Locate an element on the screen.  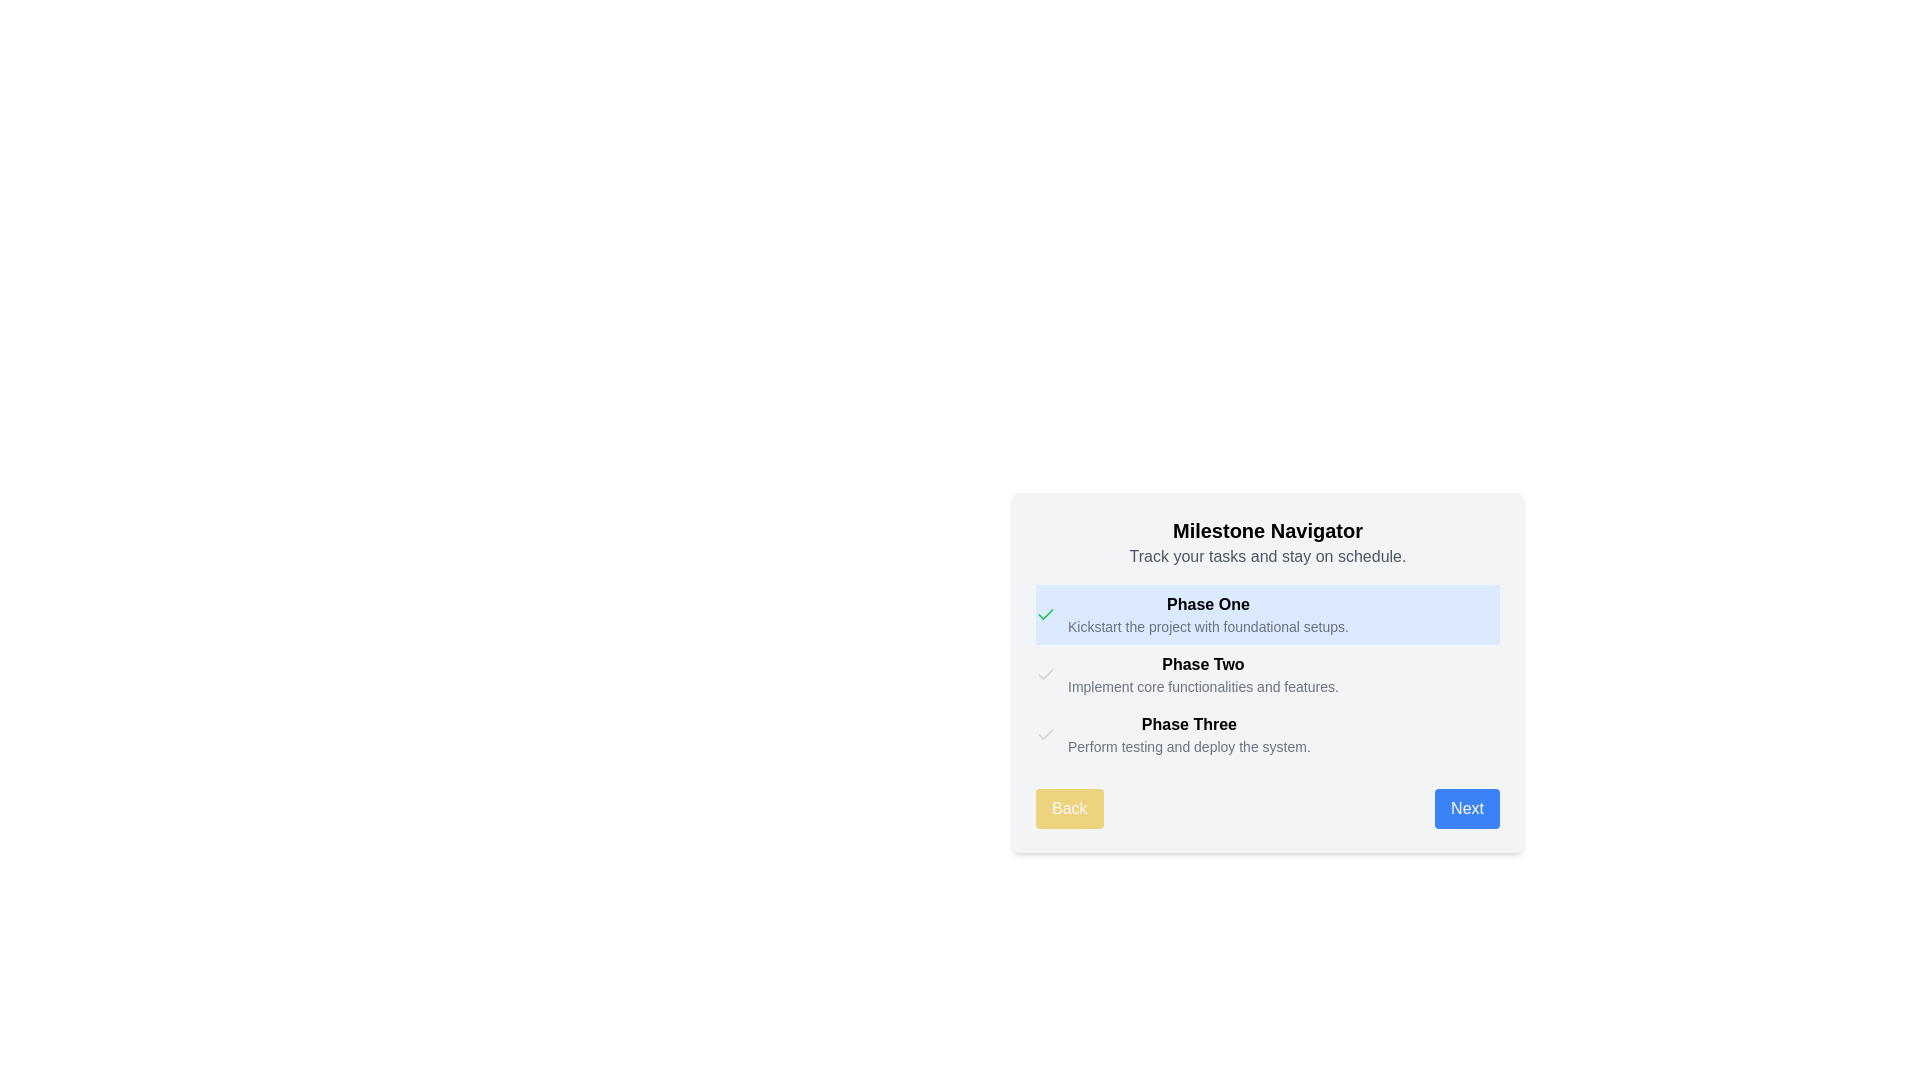
text label displaying 'Milestone Navigator' that is prominently styled and located at the top of the content card inside the dialog box is located at coordinates (1266, 530).